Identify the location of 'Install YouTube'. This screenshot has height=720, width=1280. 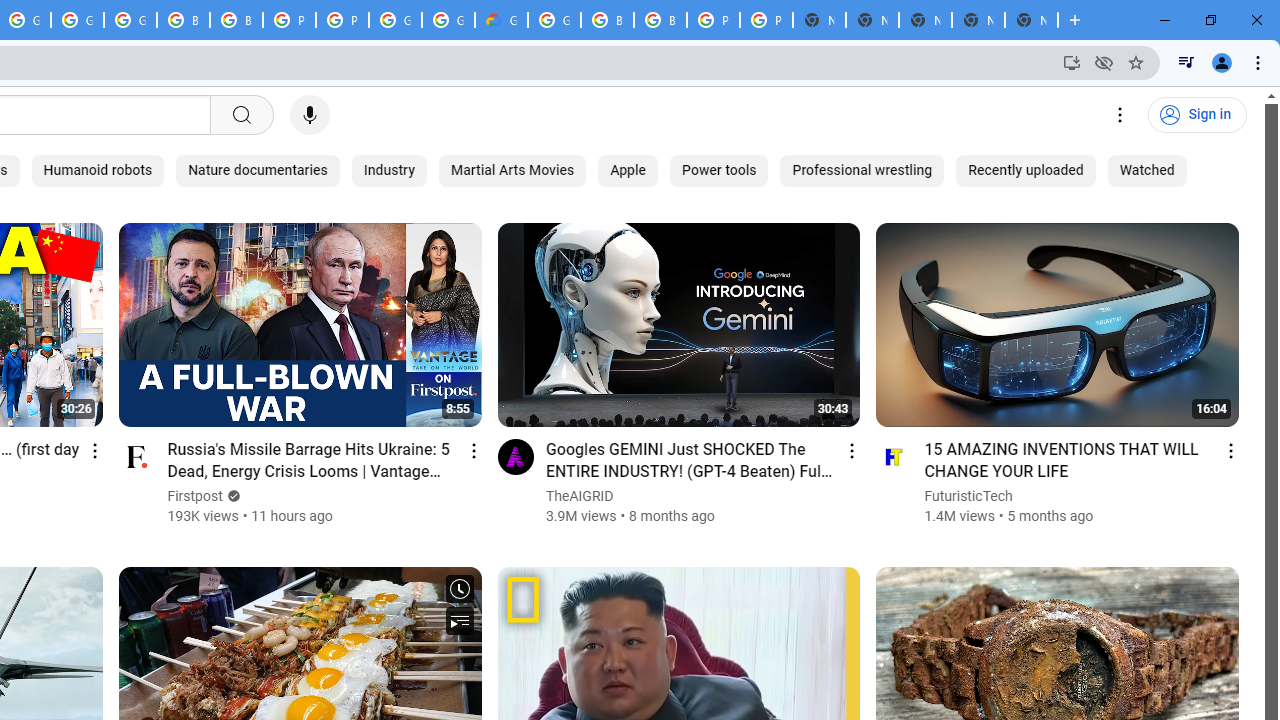
(1071, 61).